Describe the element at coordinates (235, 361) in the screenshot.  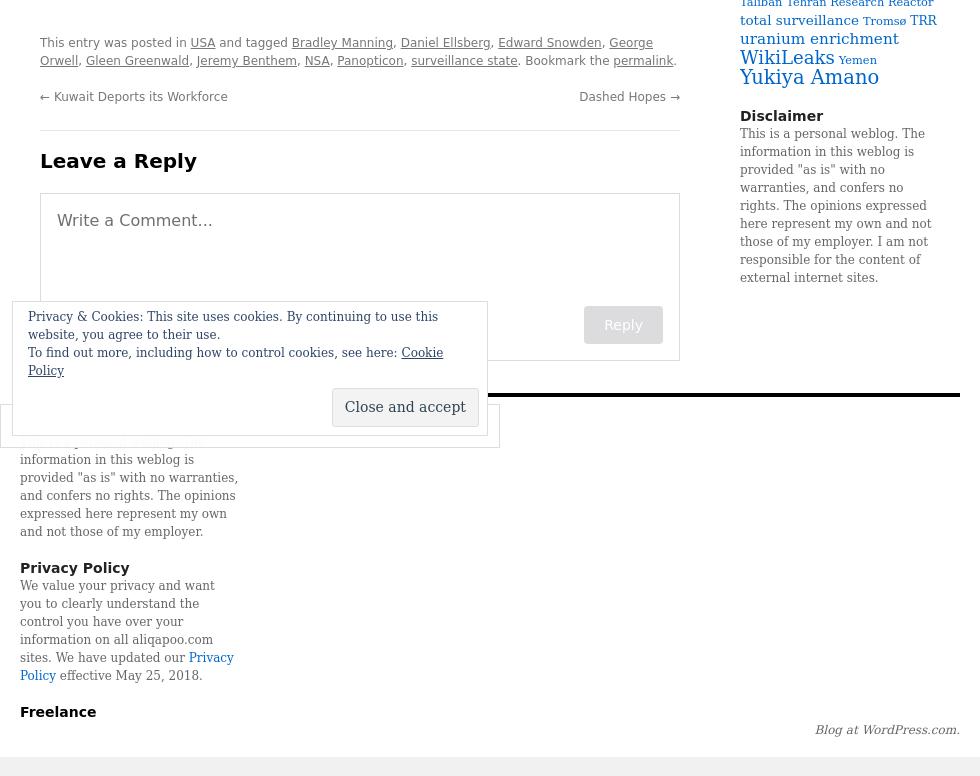
I see `'Cookie Policy'` at that location.